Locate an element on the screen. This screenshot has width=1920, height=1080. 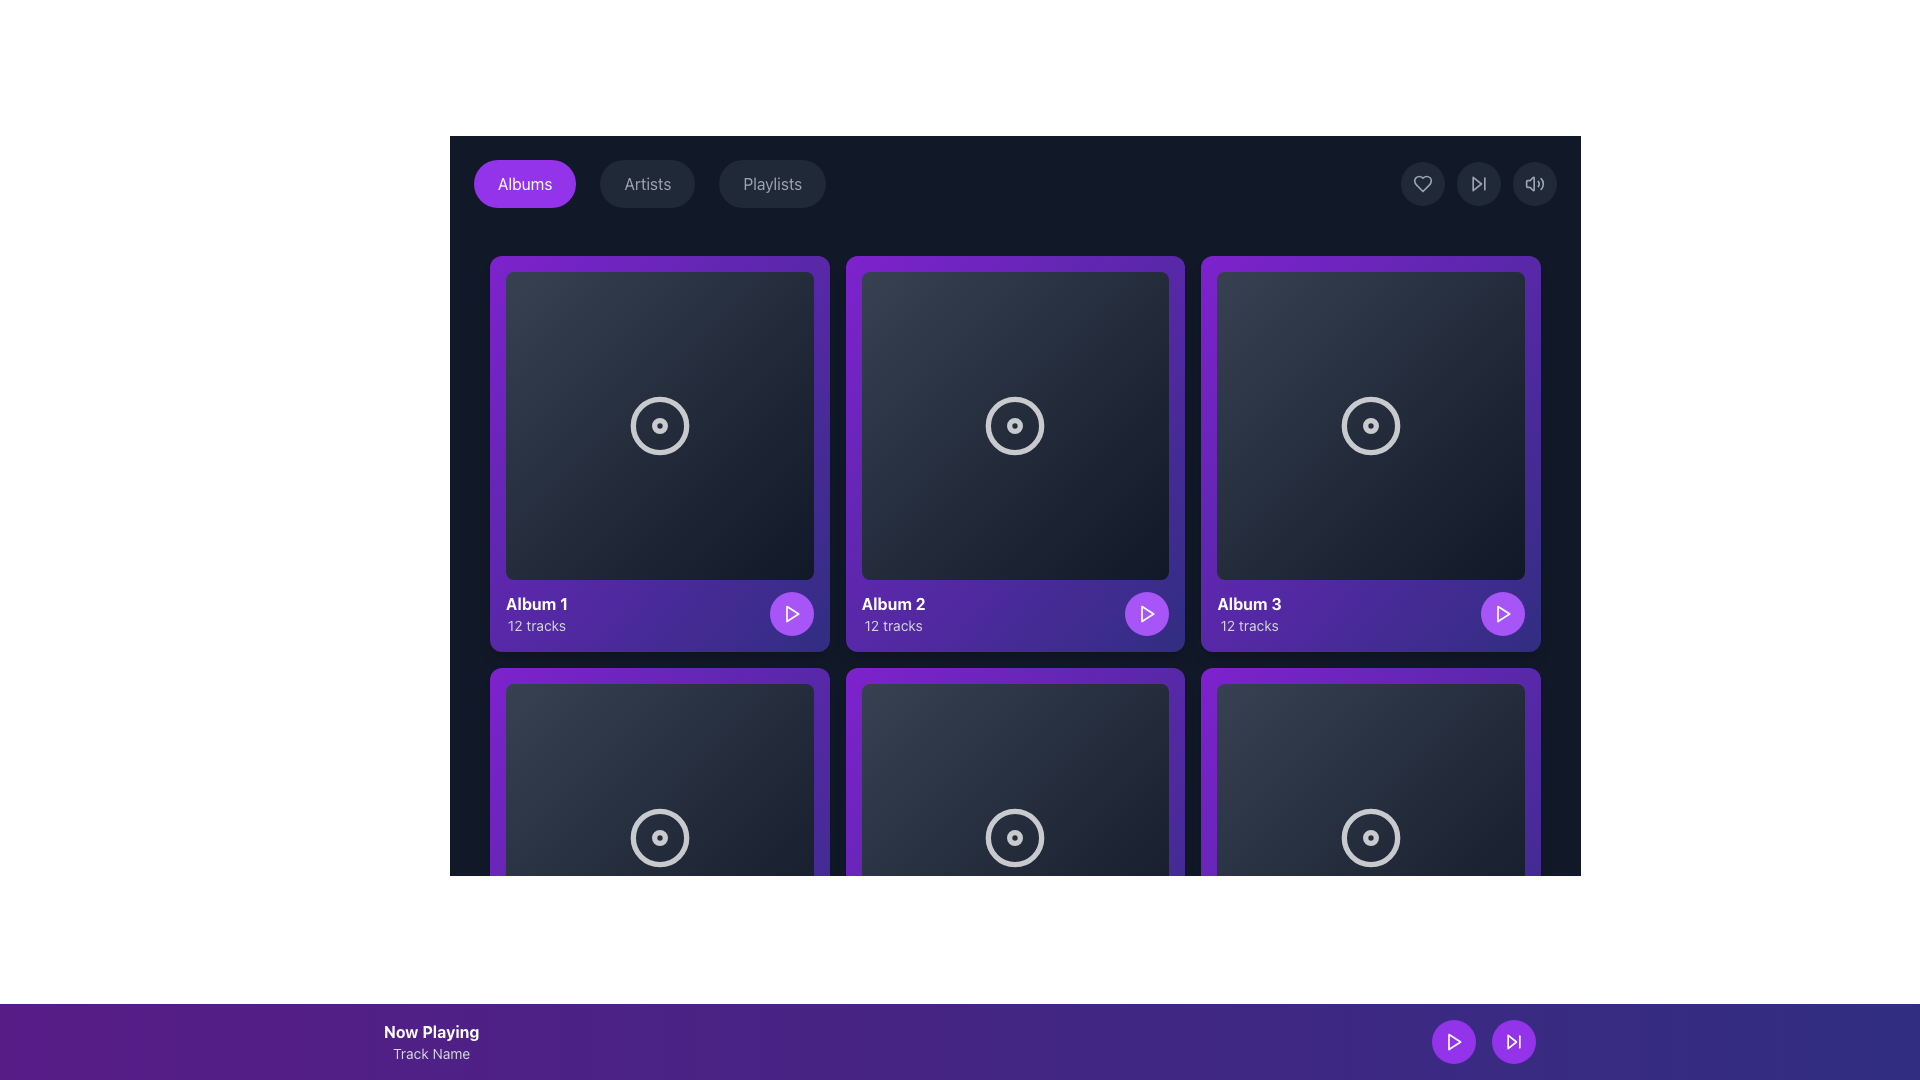
the play button located in the bottom-right corner of the 'Album 1' card to initiate playback of the album content is located at coordinates (790, 612).